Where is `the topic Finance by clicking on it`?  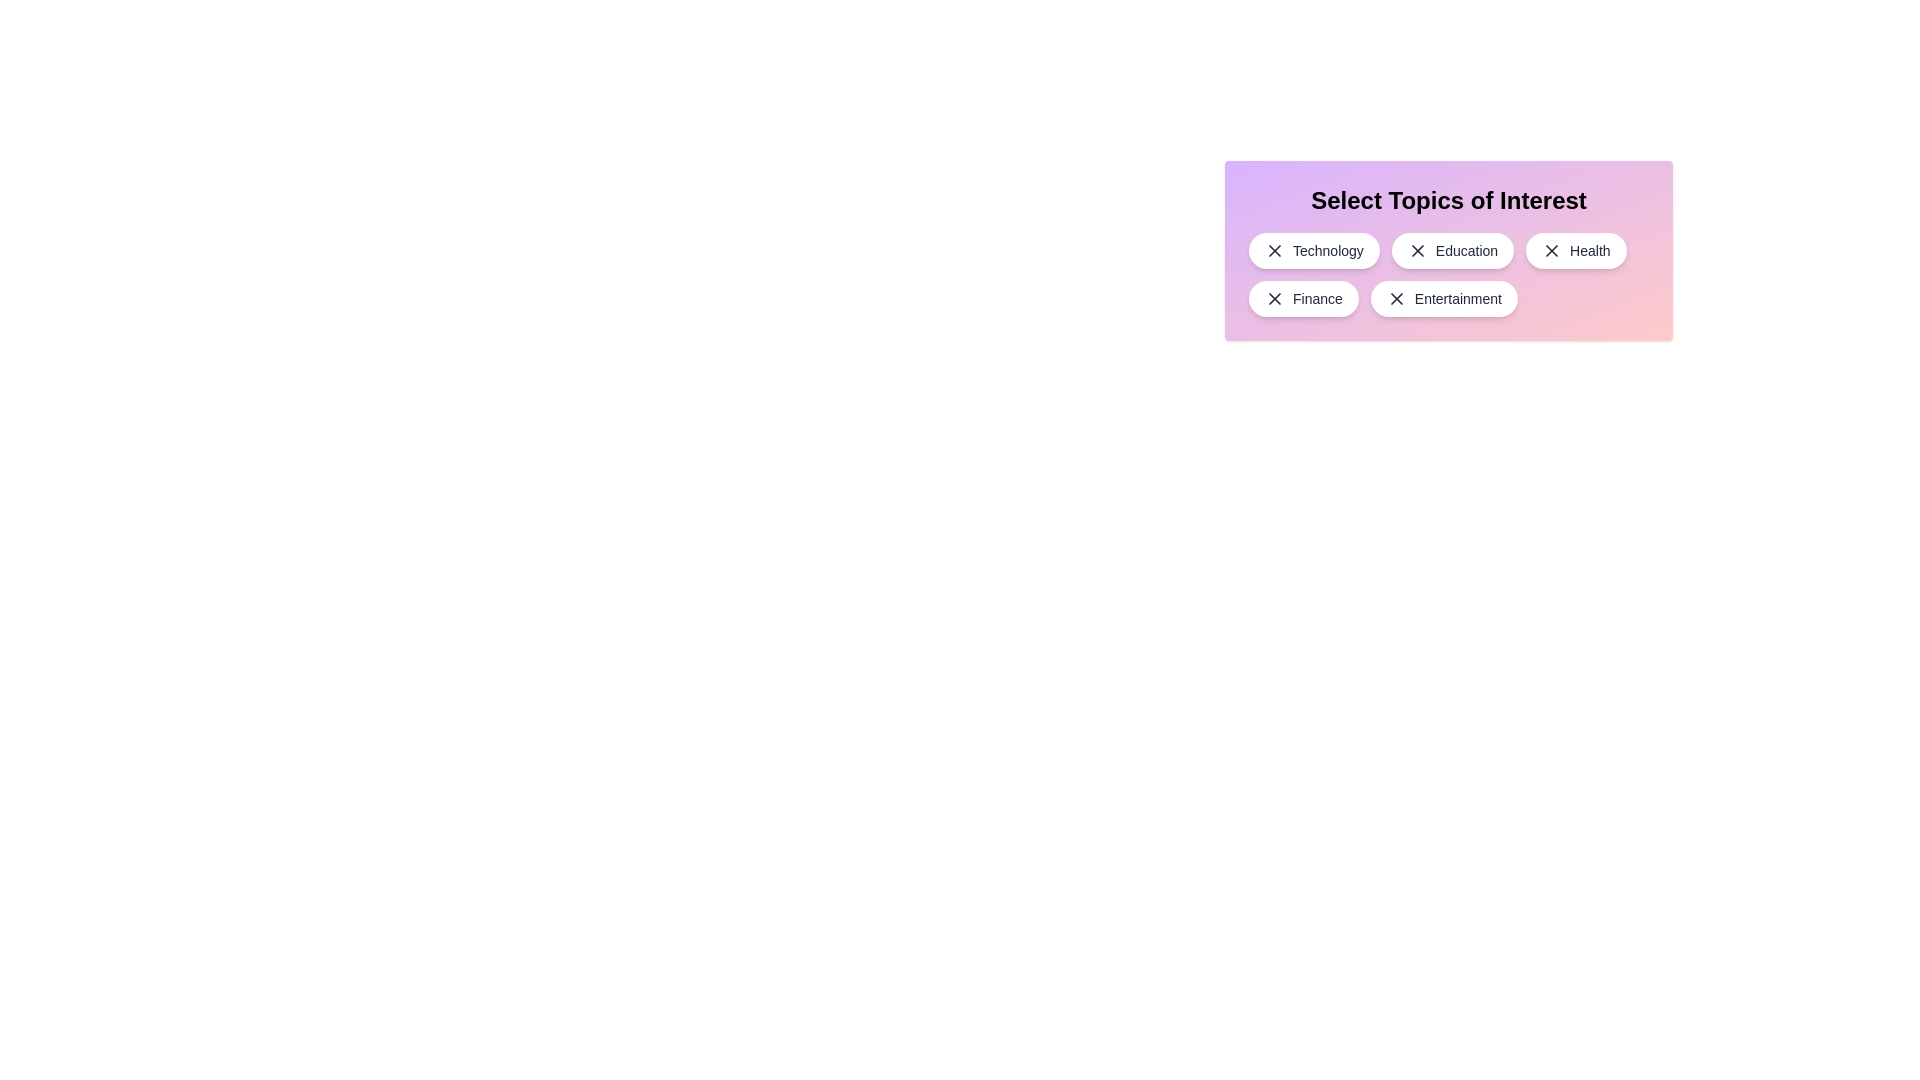 the topic Finance by clicking on it is located at coordinates (1304, 299).